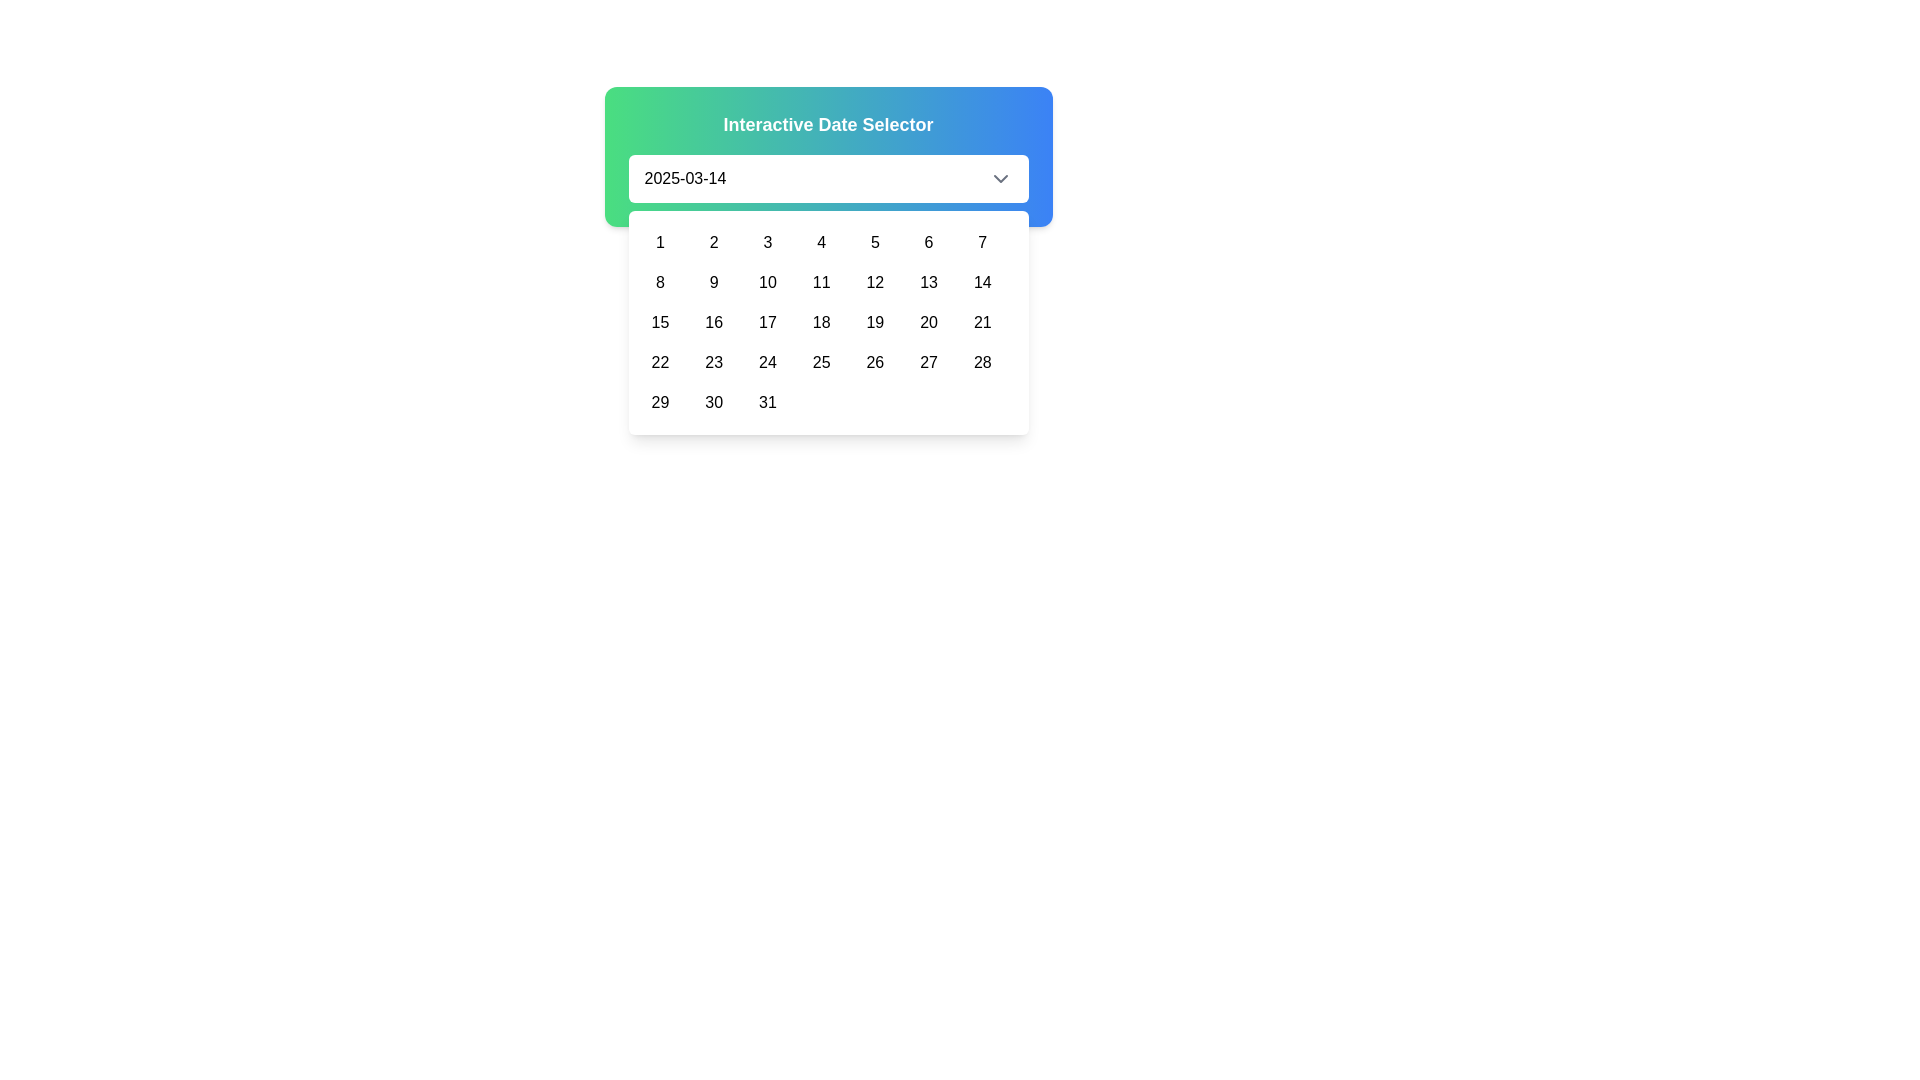 The height and width of the screenshot is (1080, 1920). What do you see at coordinates (928, 362) in the screenshot?
I see `the button` at bounding box center [928, 362].